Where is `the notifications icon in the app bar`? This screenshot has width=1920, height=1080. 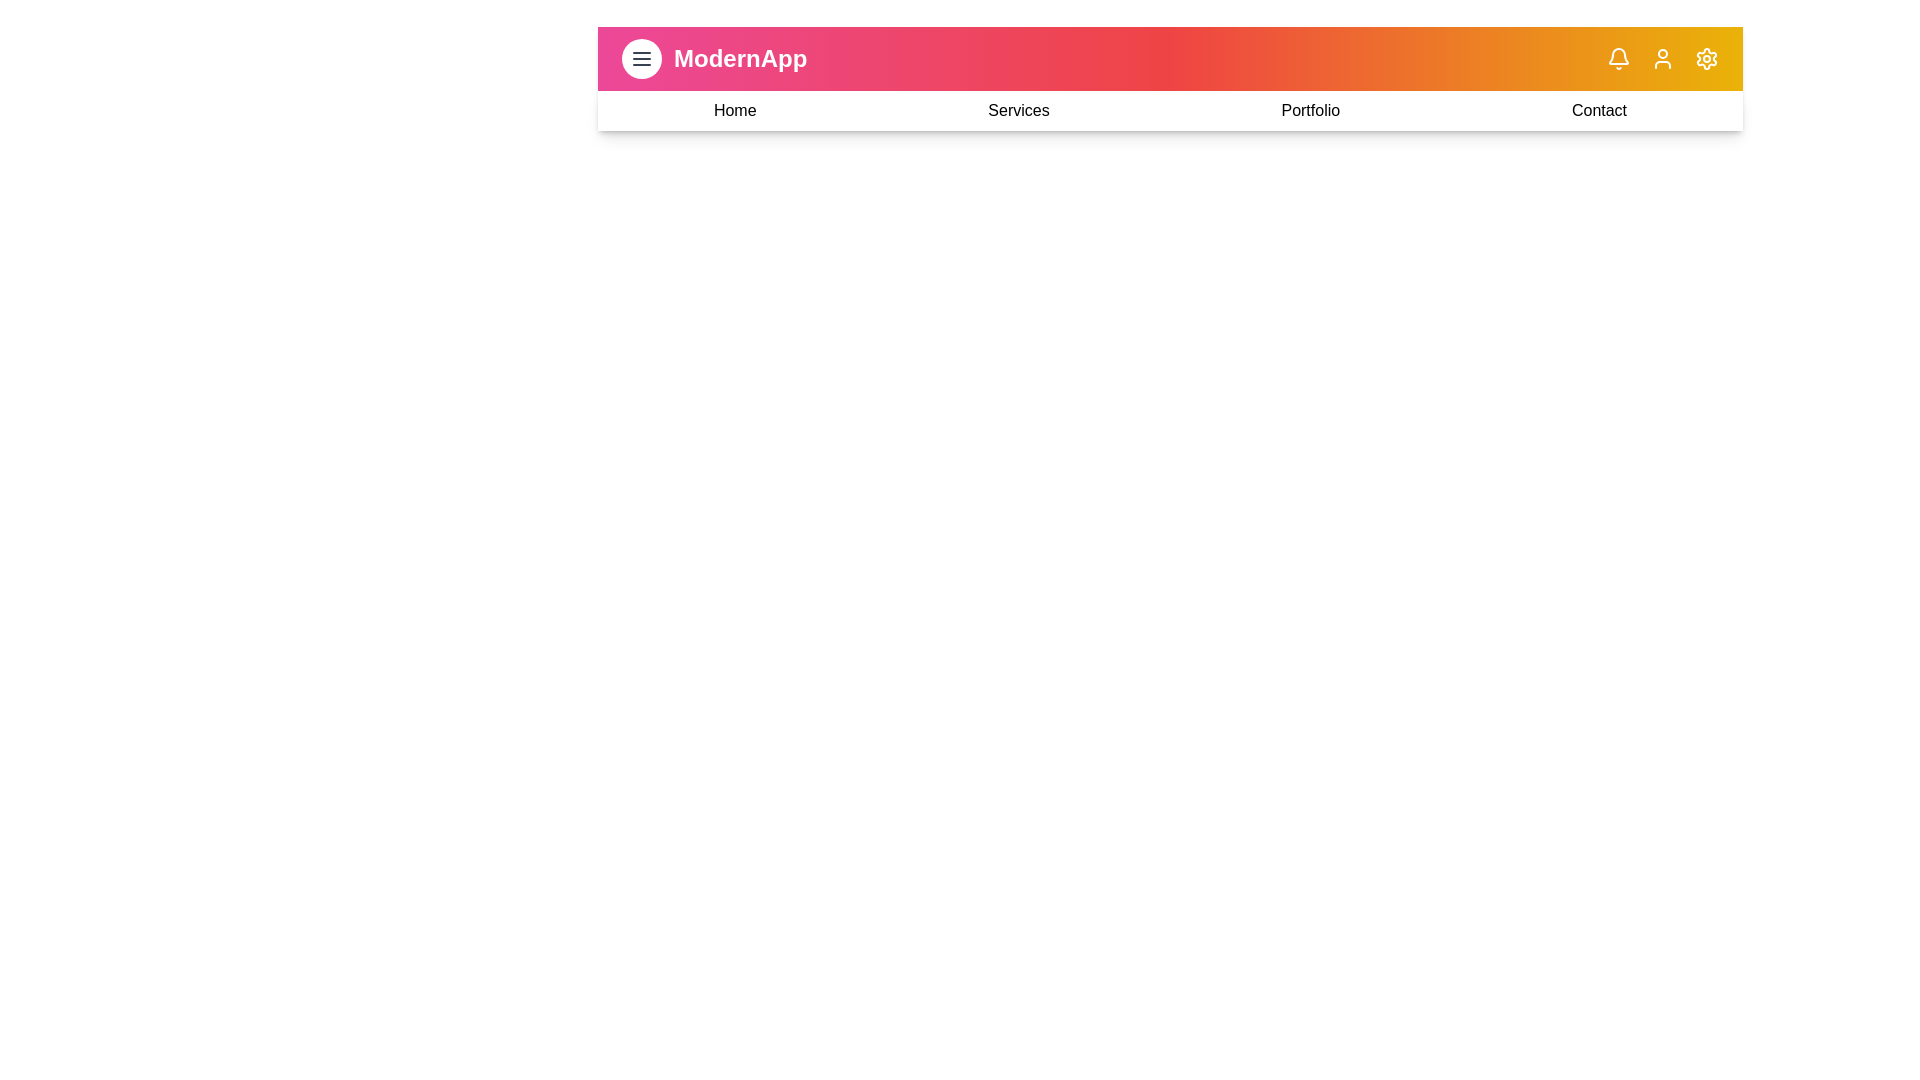 the notifications icon in the app bar is located at coordinates (1618, 57).